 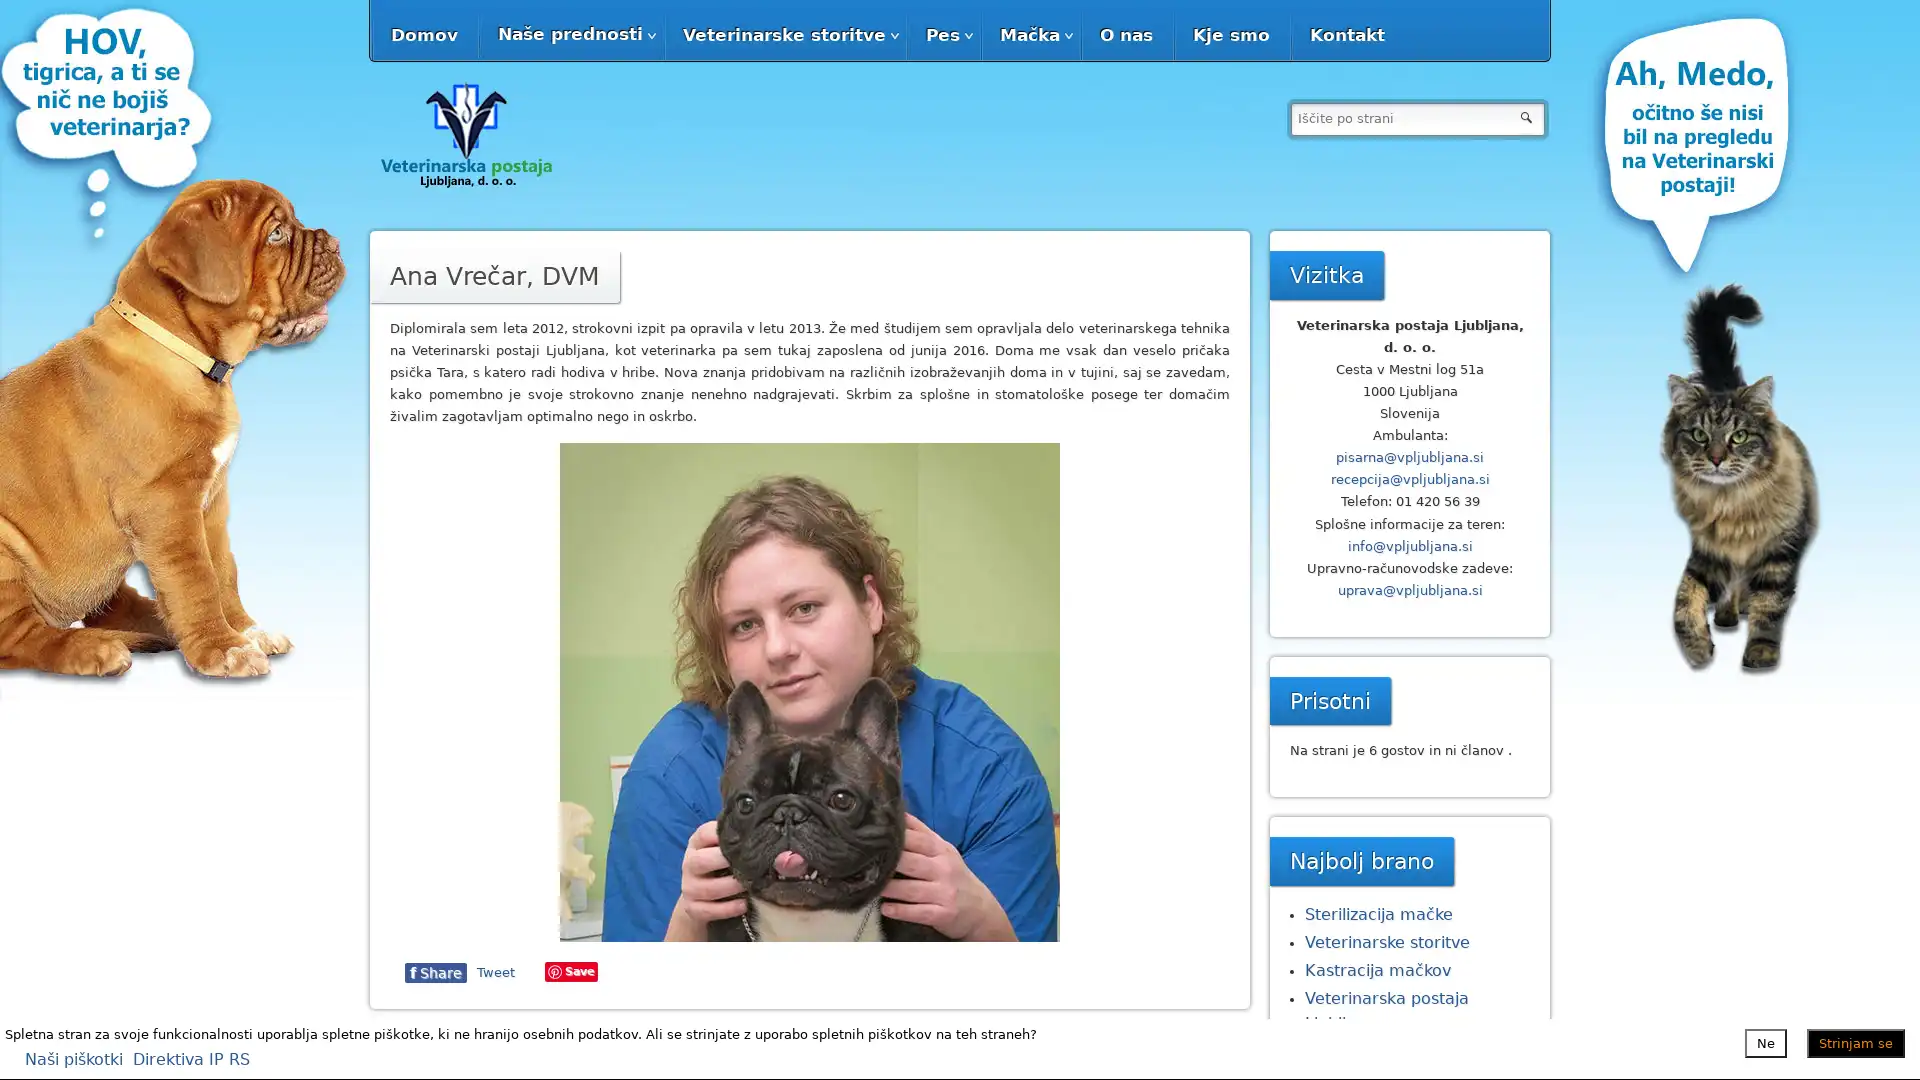 I want to click on Strinjam se, so click(x=1855, y=1041).